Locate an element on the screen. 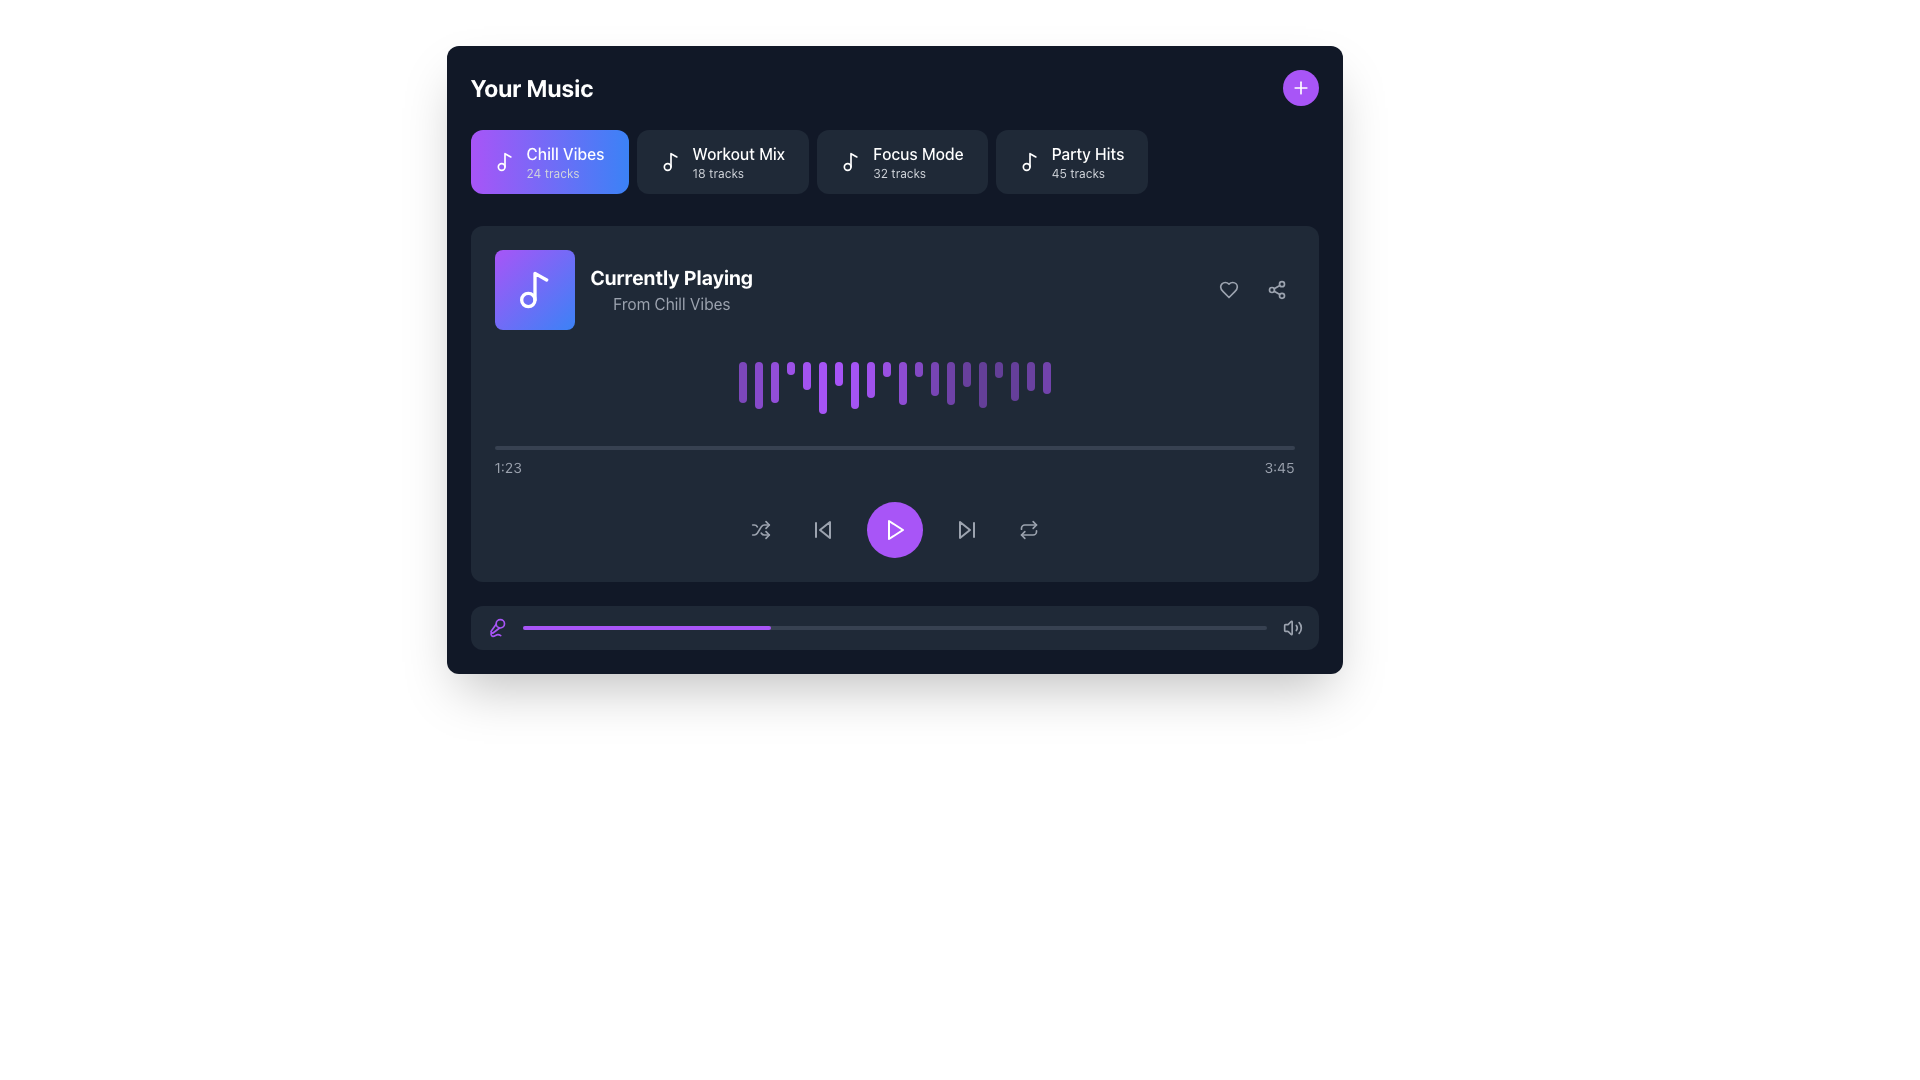 This screenshot has height=1080, width=1920. the first audio visualization bar in the sequence of pulsating bars in the music player is located at coordinates (741, 382).